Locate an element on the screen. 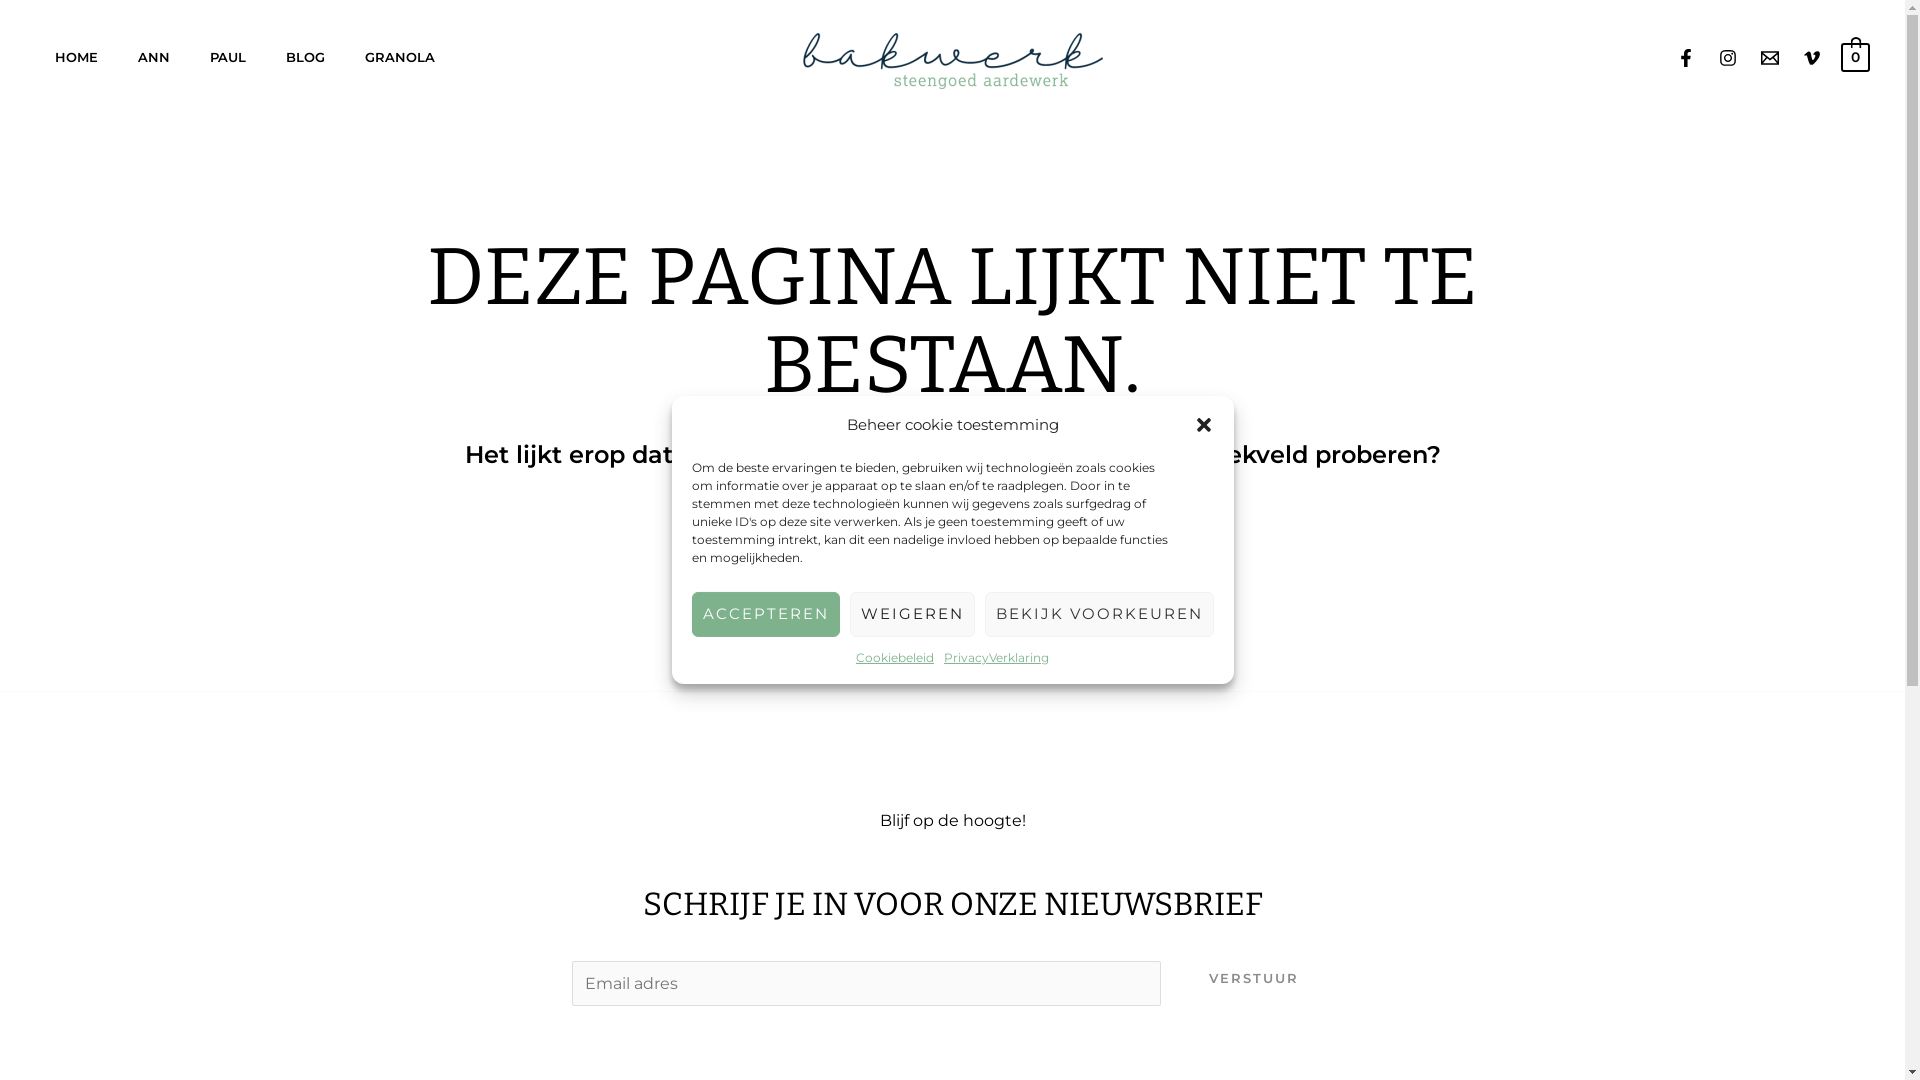 The height and width of the screenshot is (1080, 1920). '0' is located at coordinates (1854, 54).